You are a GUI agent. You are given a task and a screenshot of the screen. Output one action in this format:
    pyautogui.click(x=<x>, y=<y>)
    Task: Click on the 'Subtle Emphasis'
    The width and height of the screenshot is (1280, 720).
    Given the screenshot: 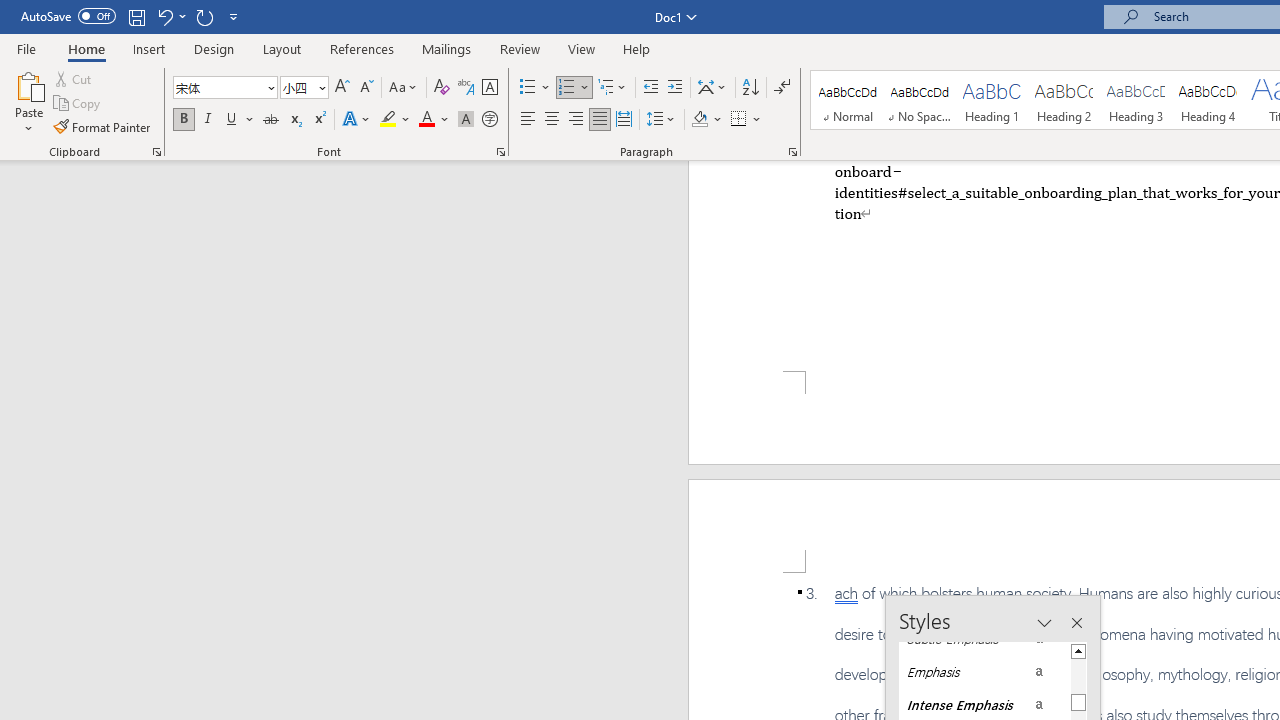 What is the action you would take?
    pyautogui.click(x=984, y=639)
    